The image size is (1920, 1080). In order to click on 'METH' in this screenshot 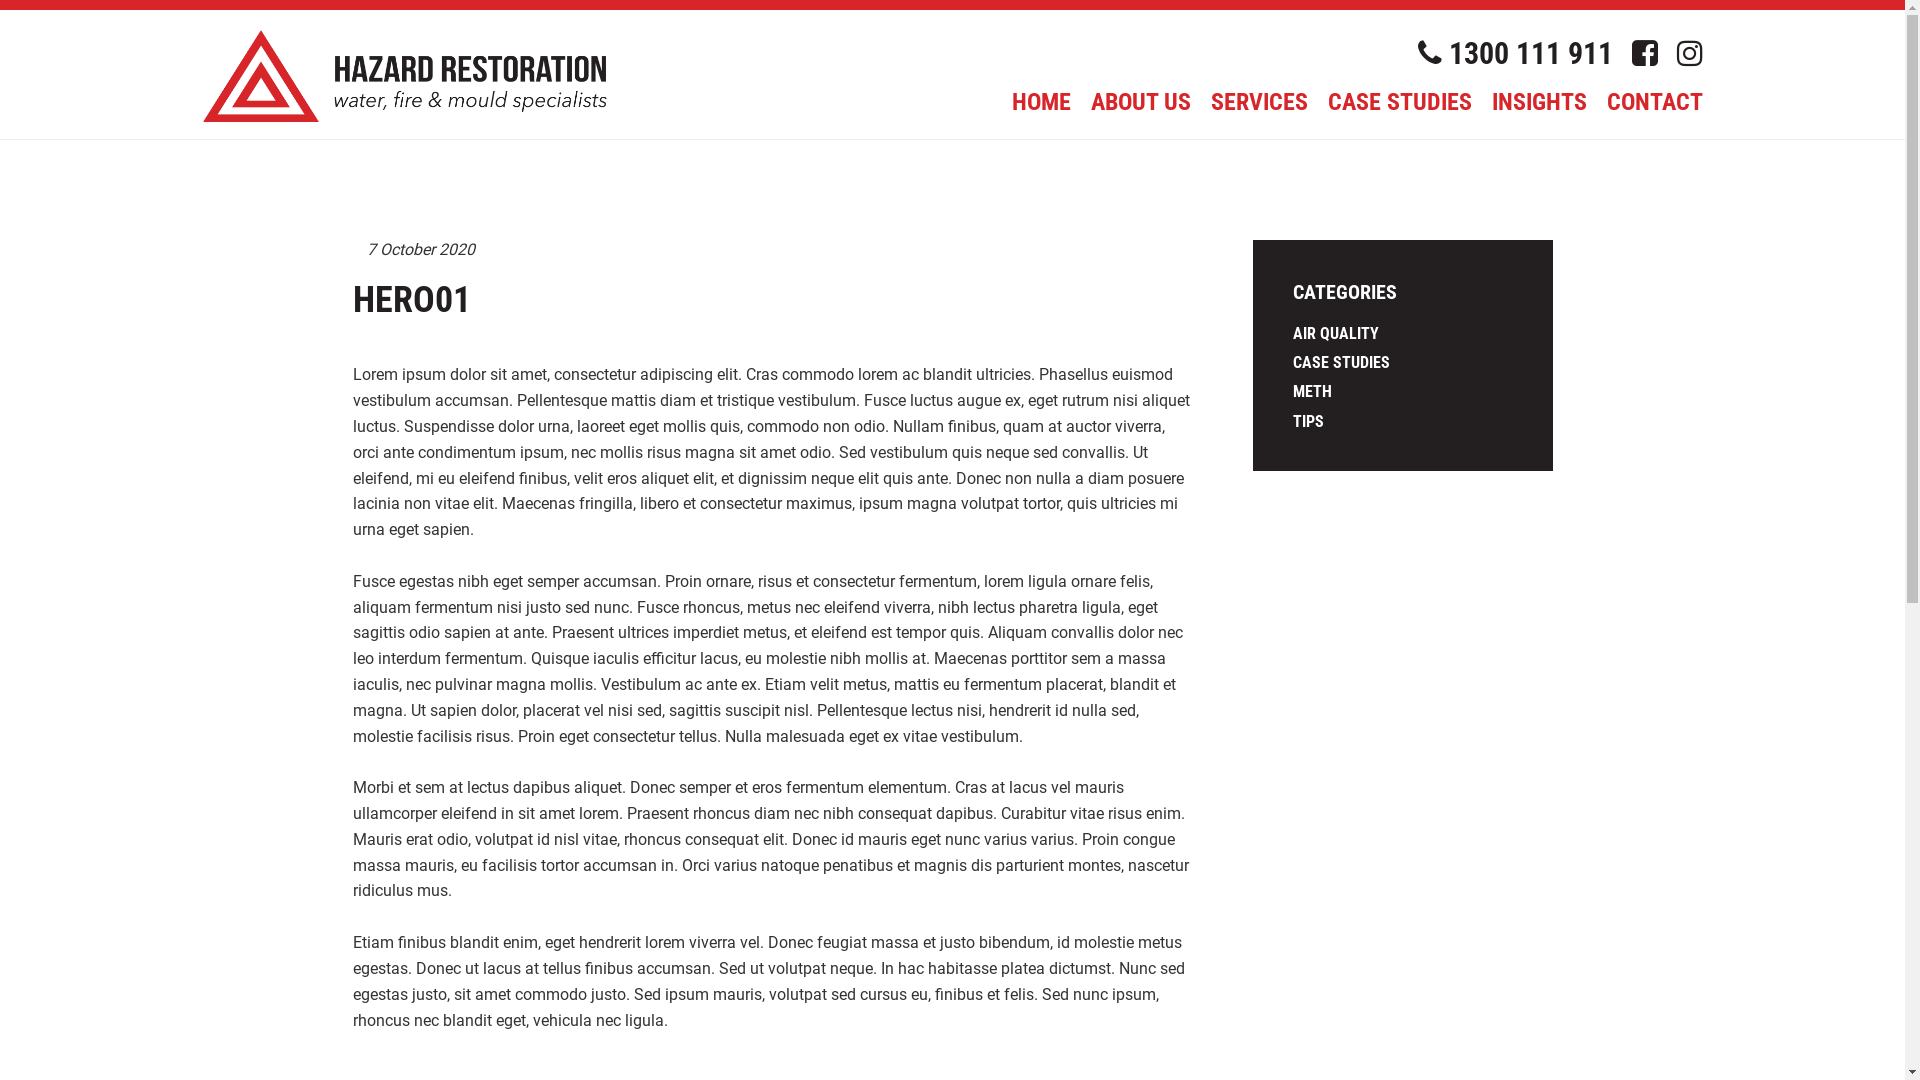, I will do `click(1311, 391)`.